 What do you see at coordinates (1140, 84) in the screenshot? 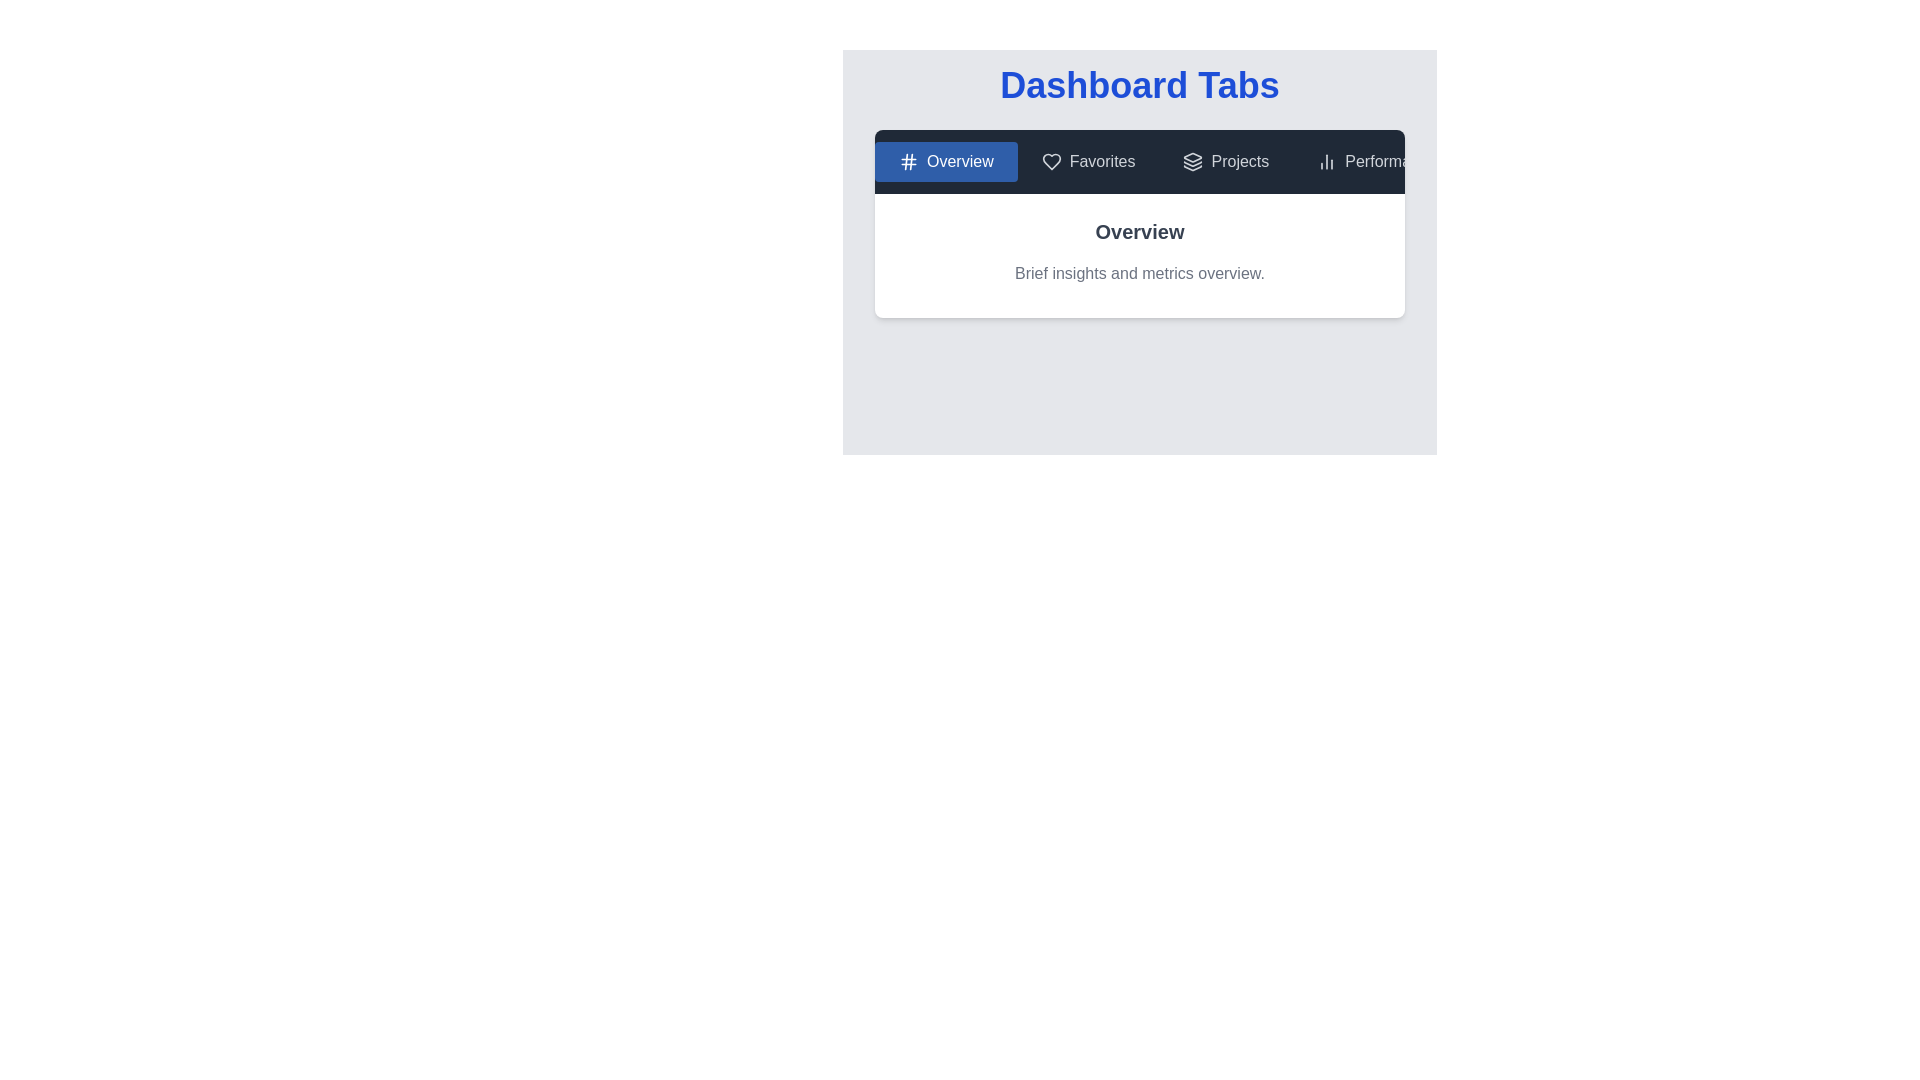
I see `the header text 'Dashboard Tabs' by selecting it` at bounding box center [1140, 84].